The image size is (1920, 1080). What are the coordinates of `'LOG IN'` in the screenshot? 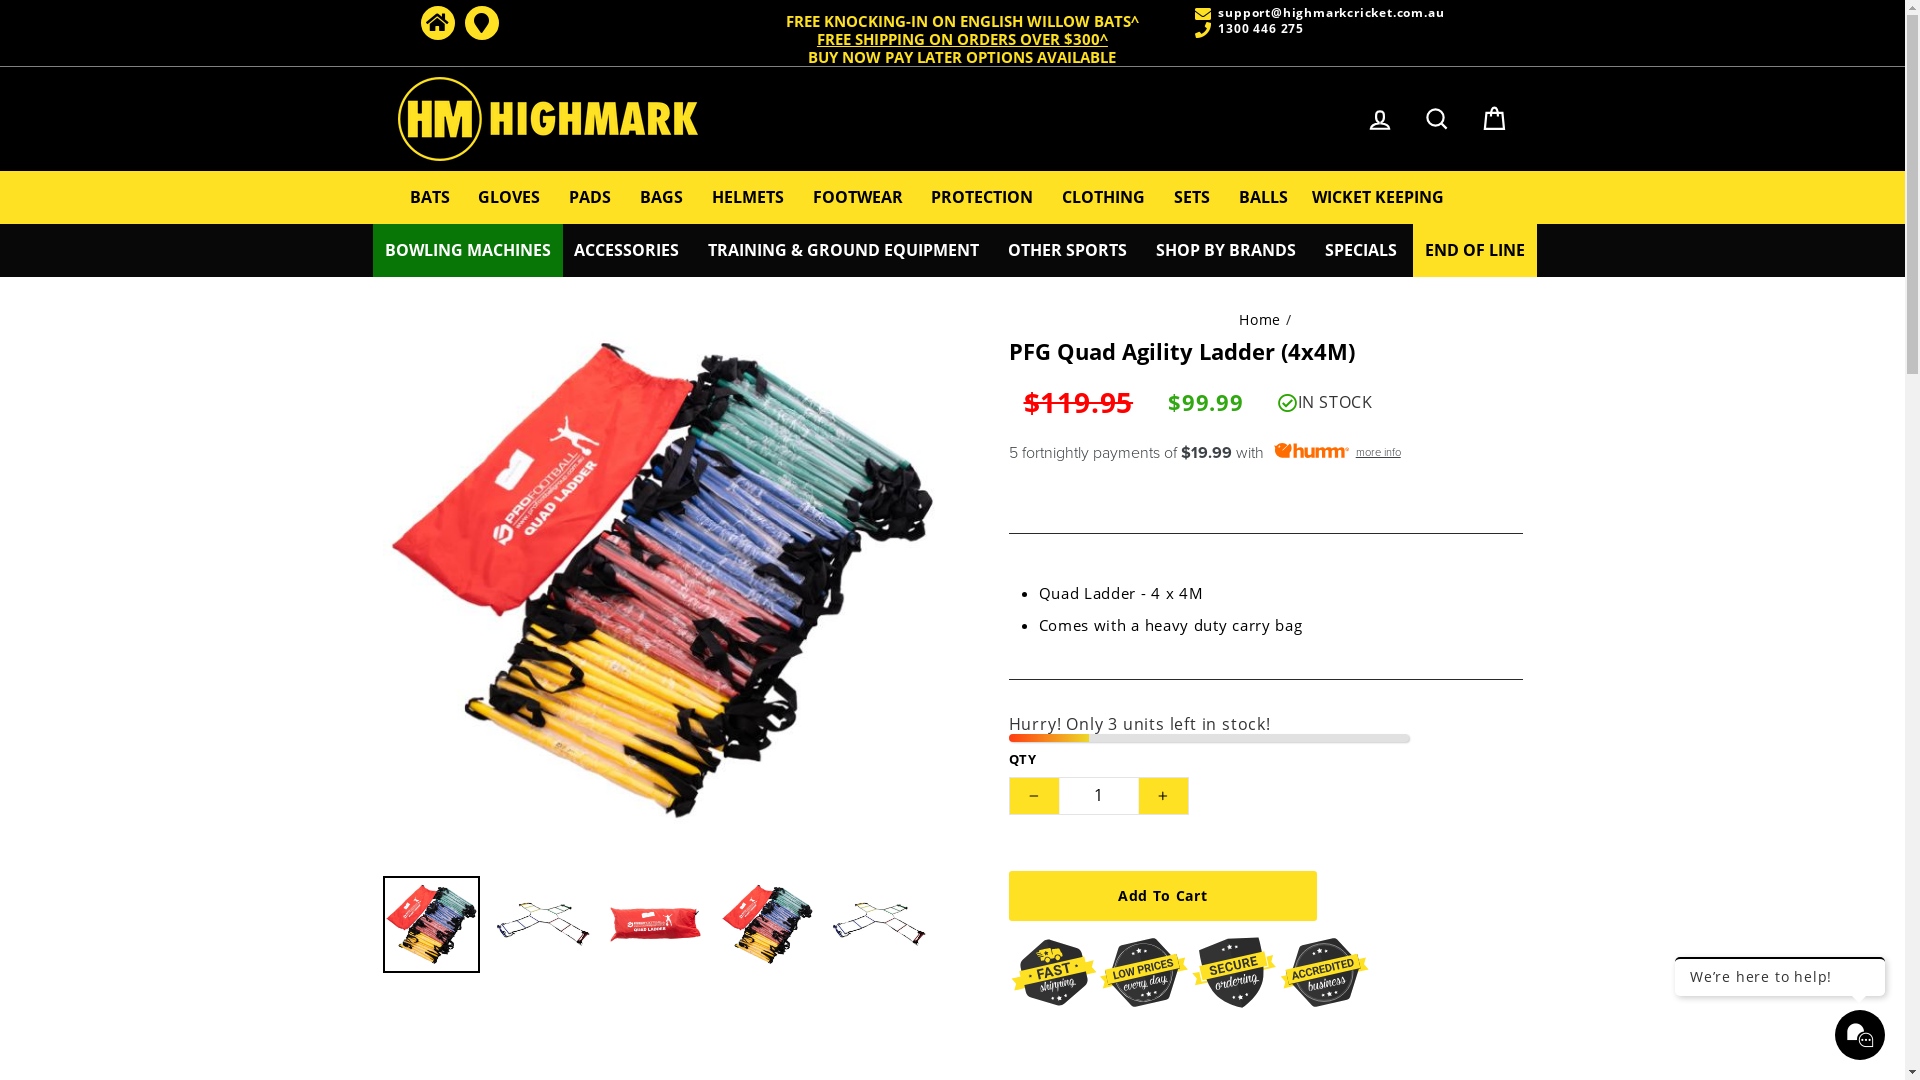 It's located at (1379, 119).